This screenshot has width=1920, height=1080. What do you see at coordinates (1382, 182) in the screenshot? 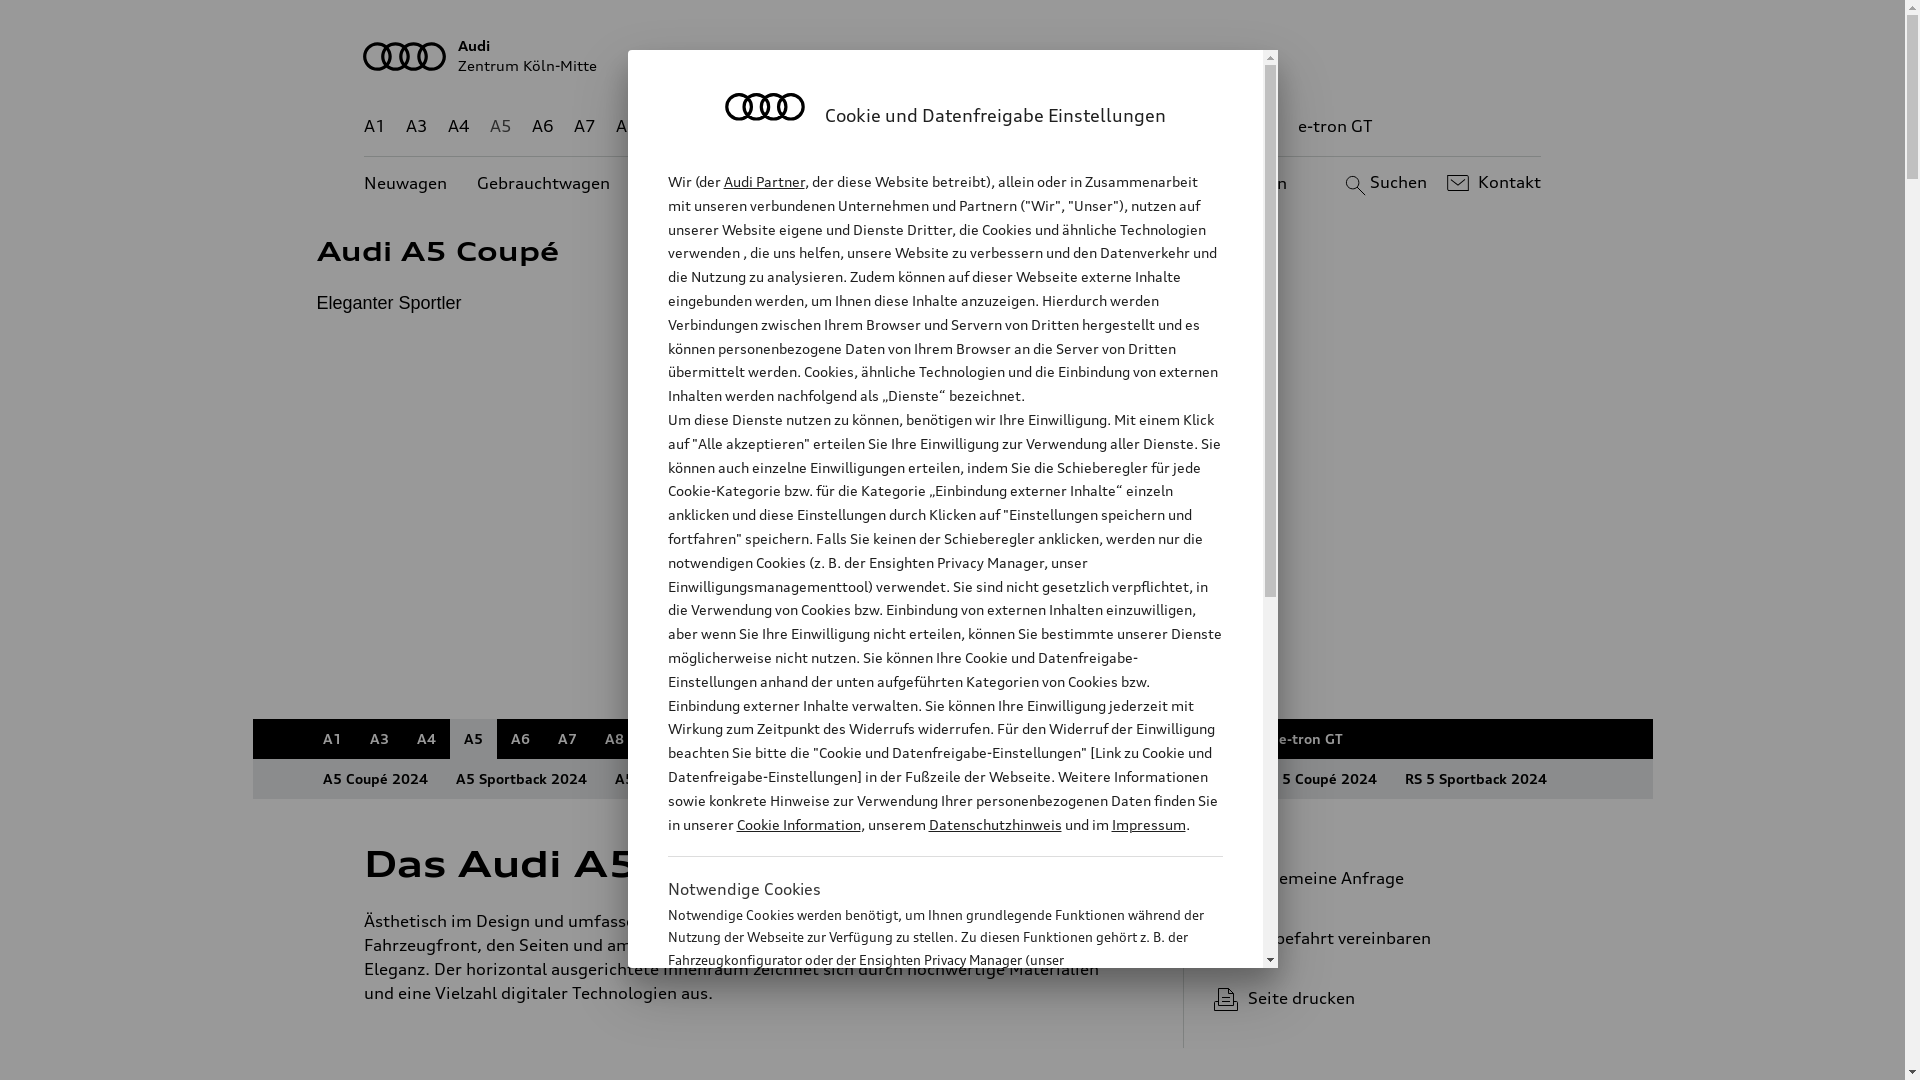
I see `'Suchen'` at bounding box center [1382, 182].